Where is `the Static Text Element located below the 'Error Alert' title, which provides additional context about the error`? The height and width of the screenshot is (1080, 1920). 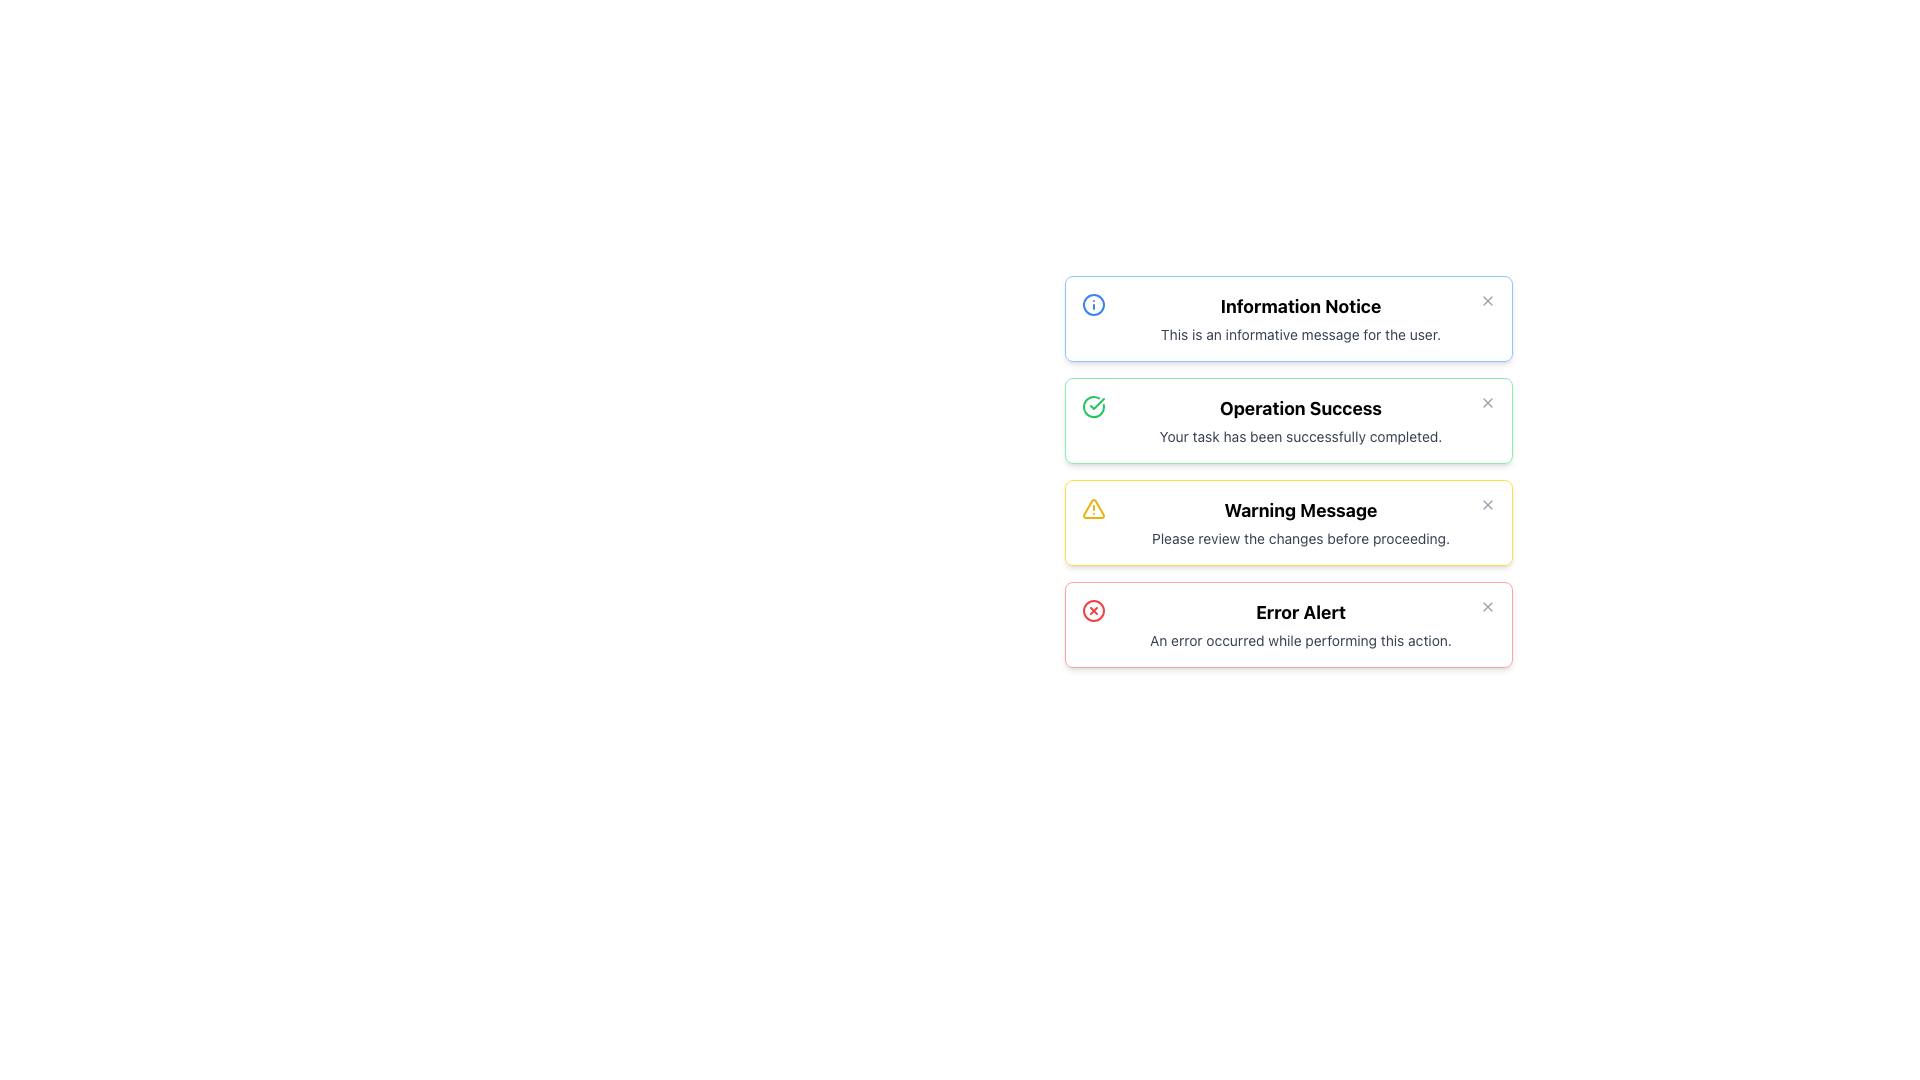 the Static Text Element located below the 'Error Alert' title, which provides additional context about the error is located at coordinates (1300, 640).